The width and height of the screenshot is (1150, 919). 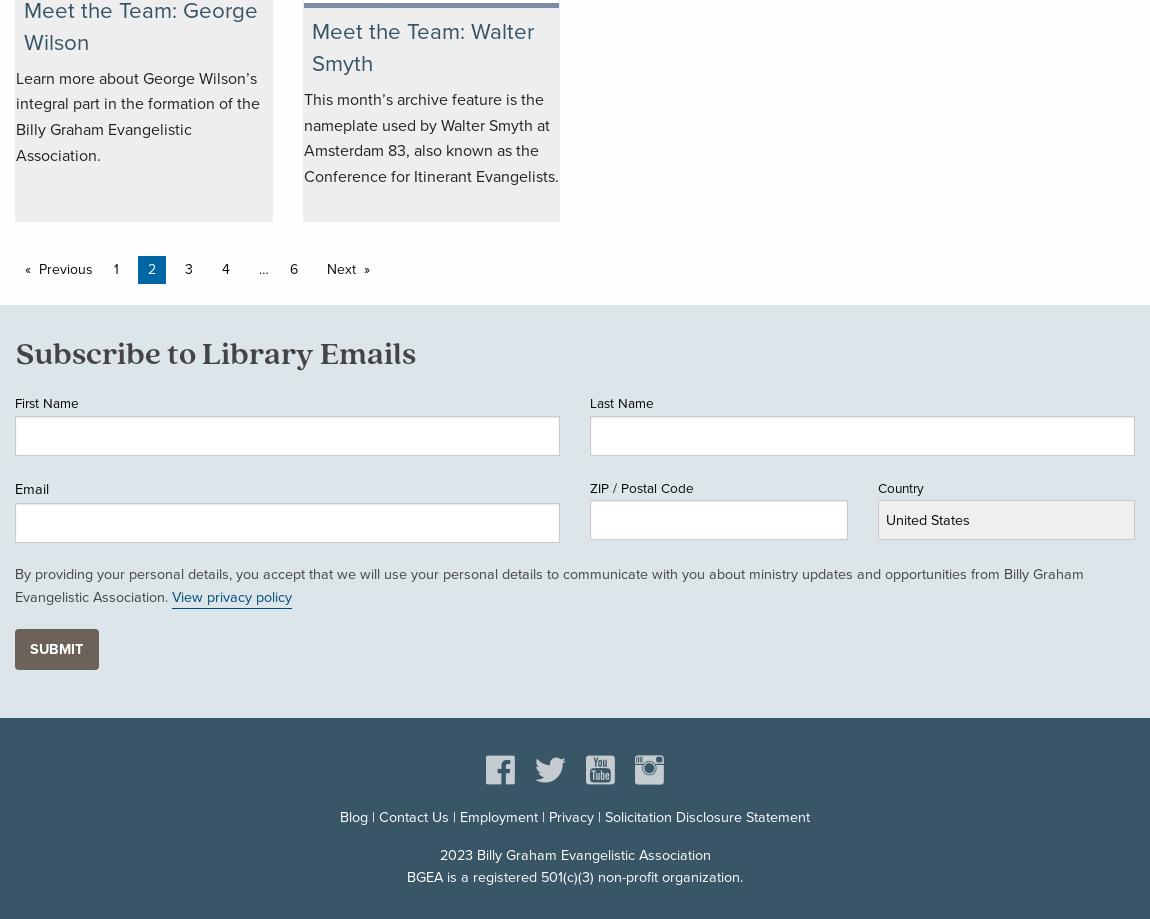 I want to click on '2023 Billy Graham Evangelistic Association', so click(x=574, y=853).